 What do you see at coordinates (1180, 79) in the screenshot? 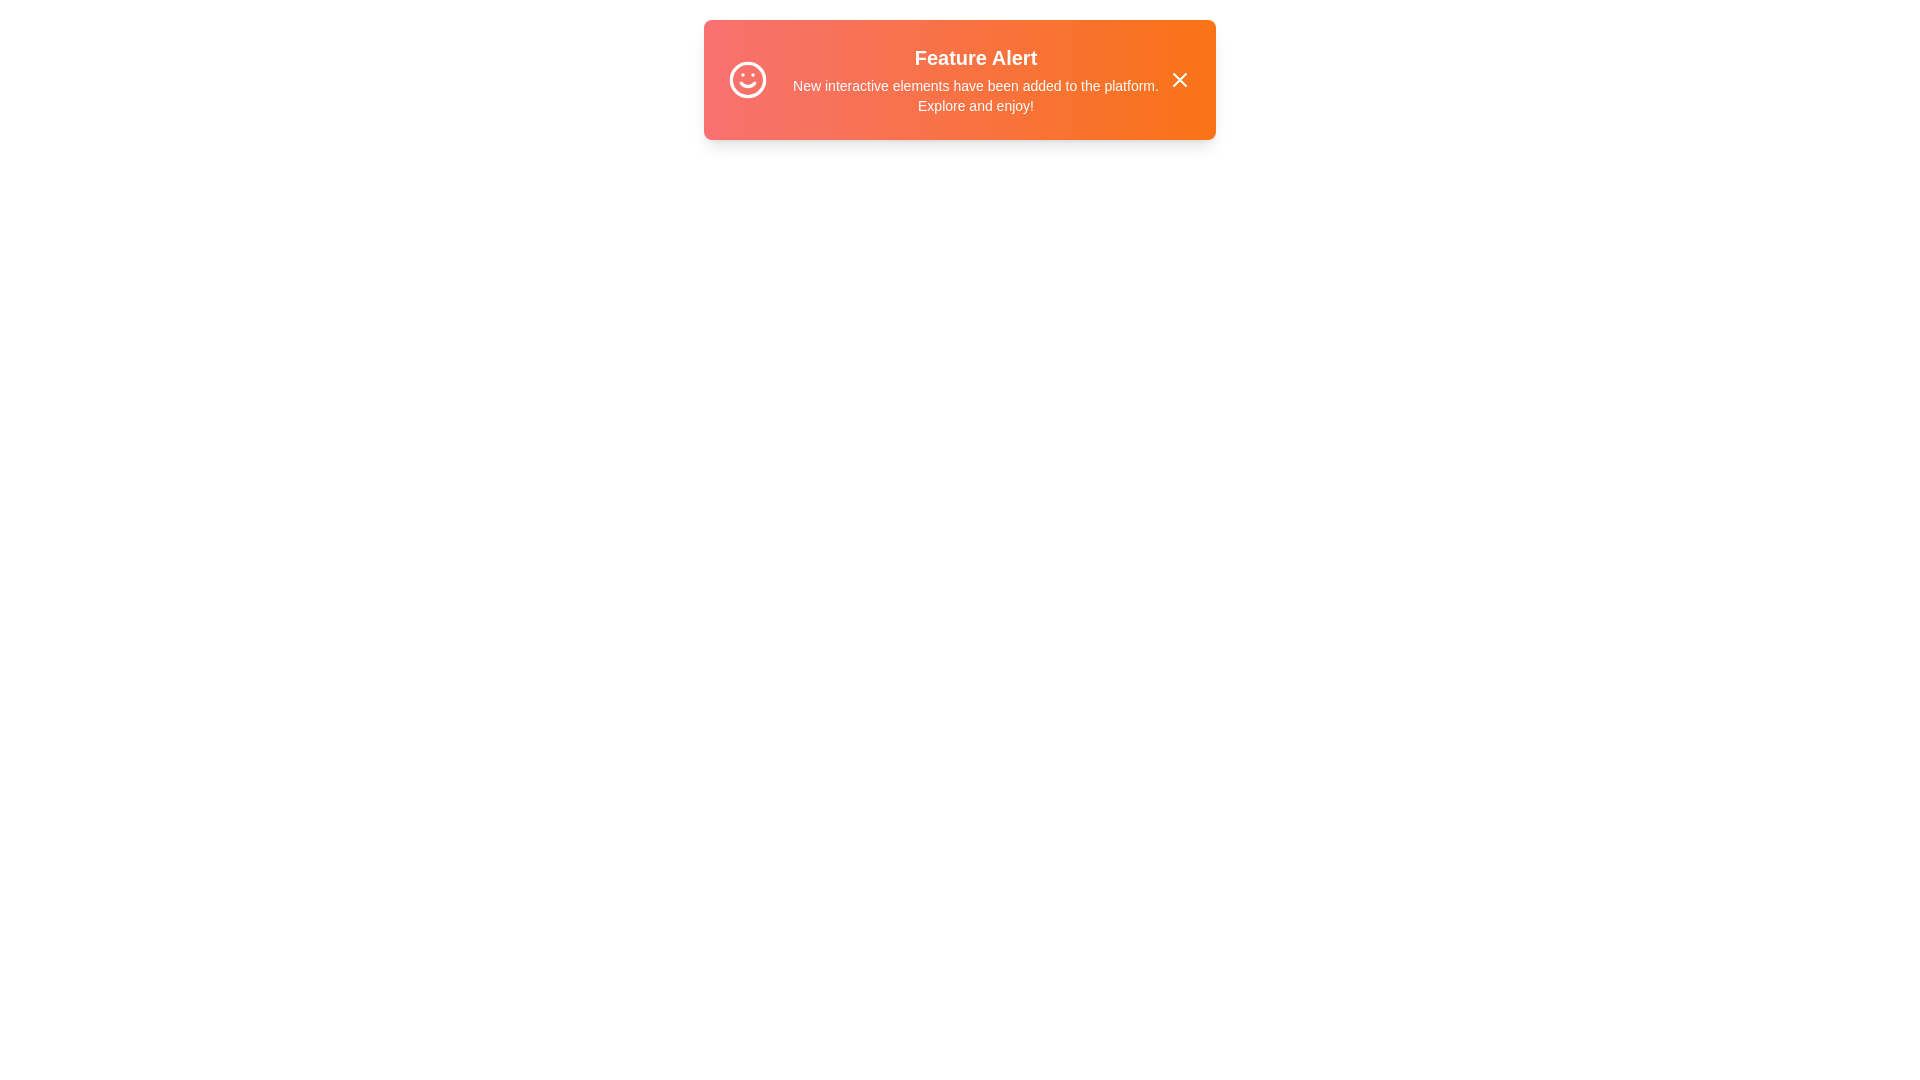
I see `the close button of the snackbar` at bounding box center [1180, 79].